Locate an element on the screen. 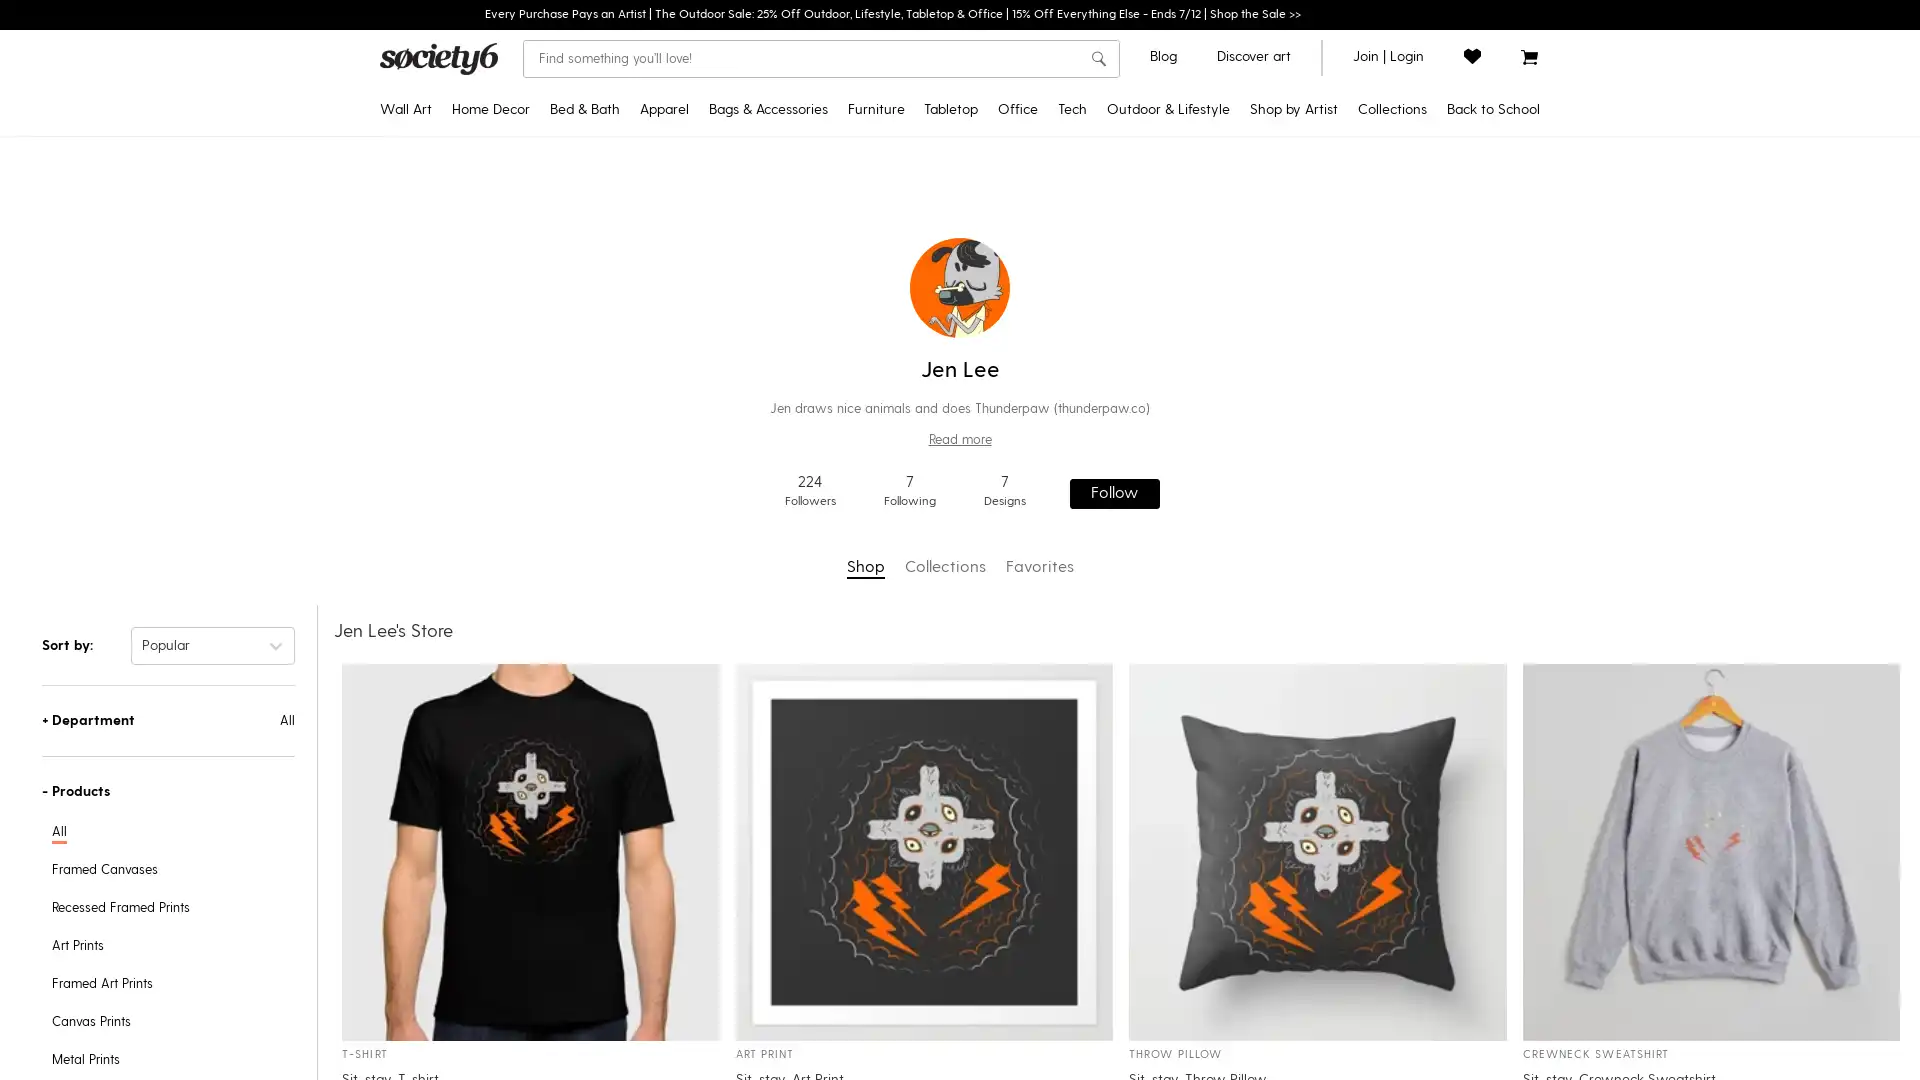 The image size is (1920, 1080). Hoodies is located at coordinates (726, 224).